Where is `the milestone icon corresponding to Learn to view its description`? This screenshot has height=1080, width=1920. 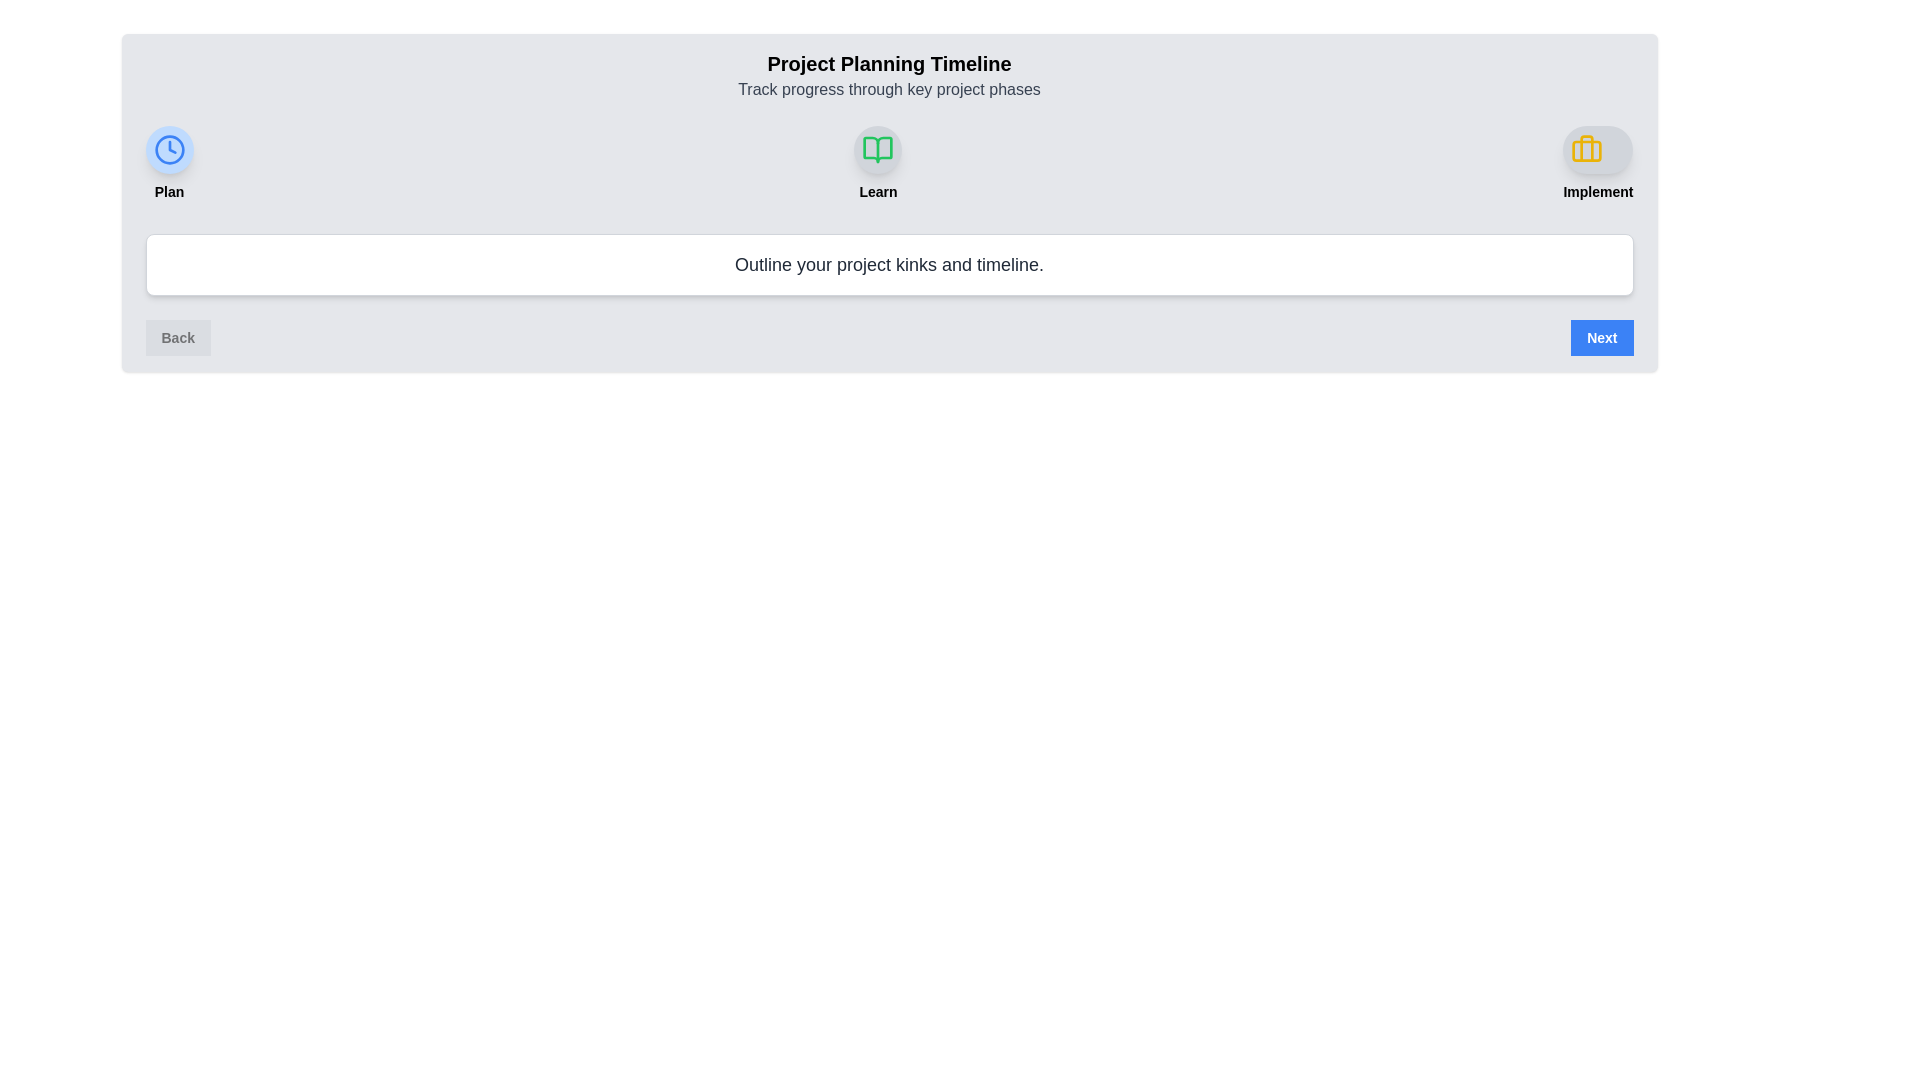
the milestone icon corresponding to Learn to view its description is located at coordinates (878, 149).